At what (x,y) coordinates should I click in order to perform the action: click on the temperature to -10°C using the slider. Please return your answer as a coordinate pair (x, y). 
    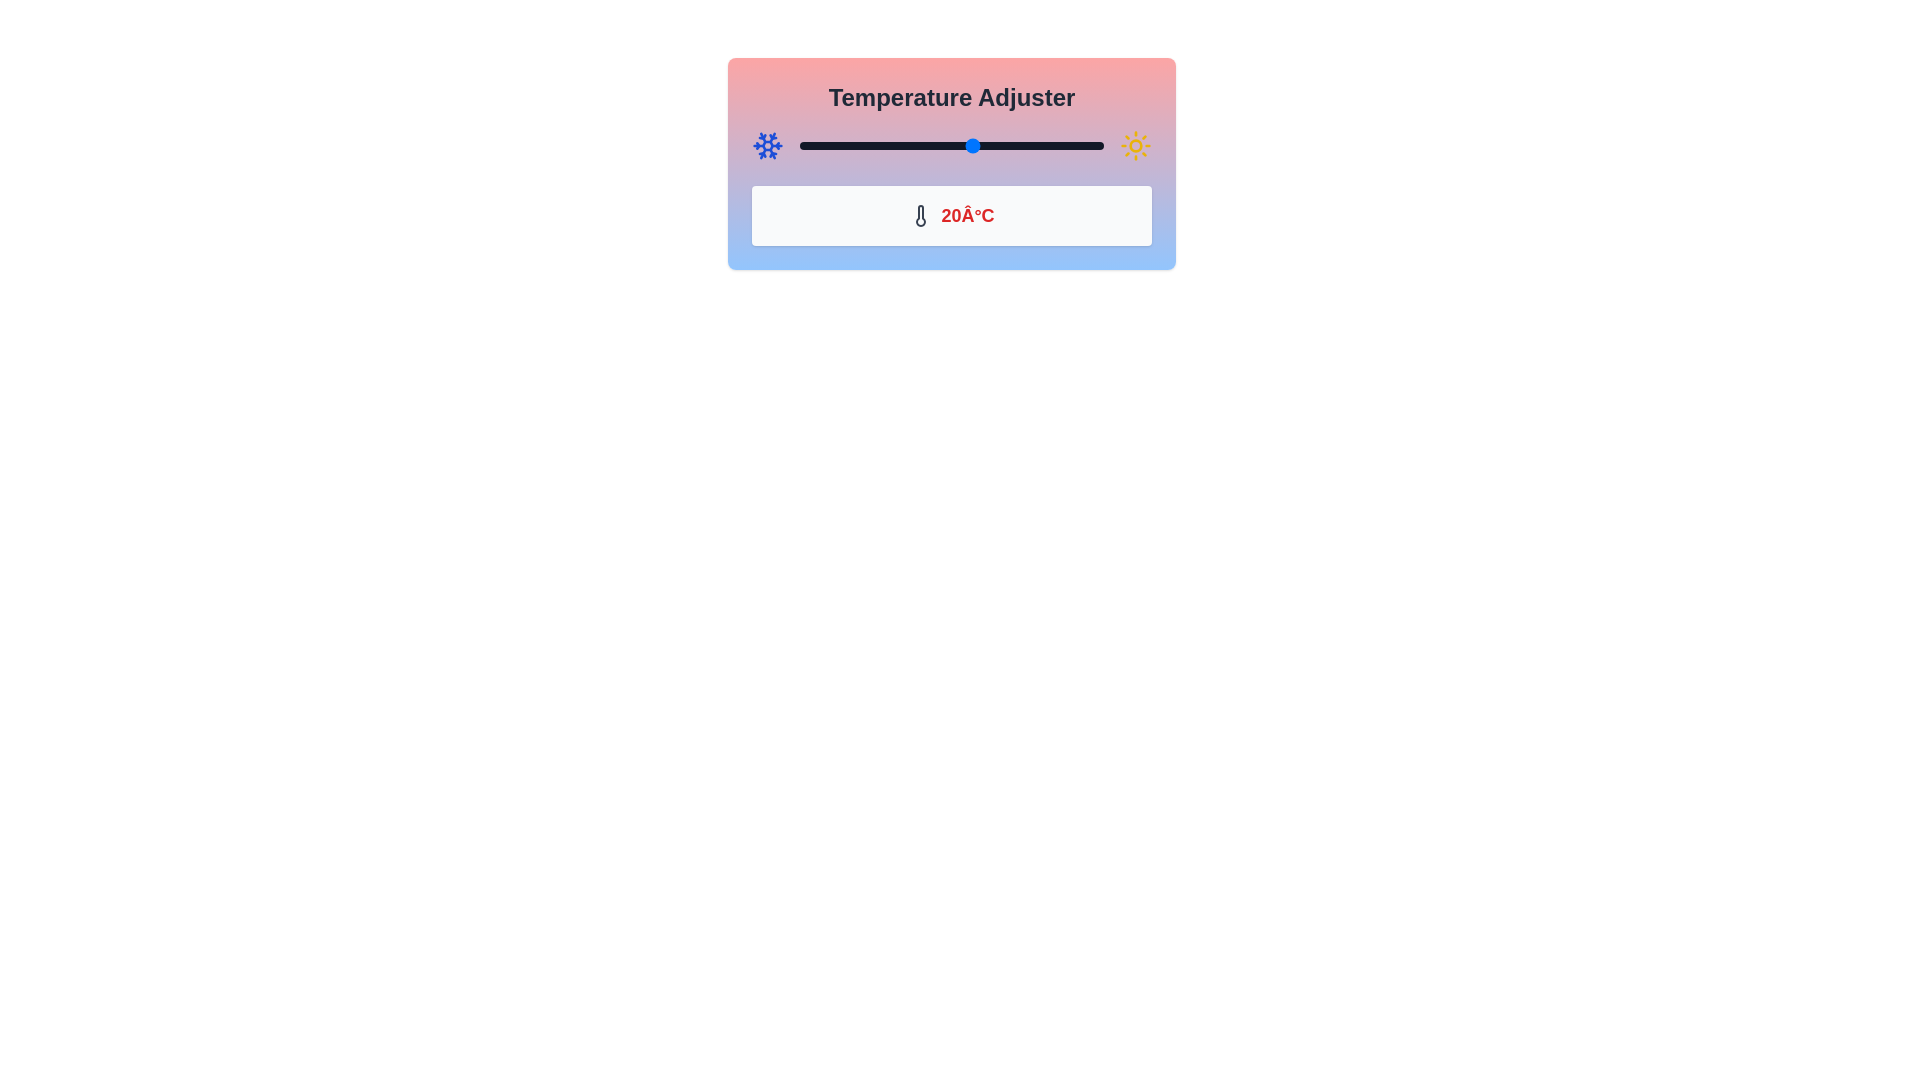
    Looking at the image, I should click on (843, 145).